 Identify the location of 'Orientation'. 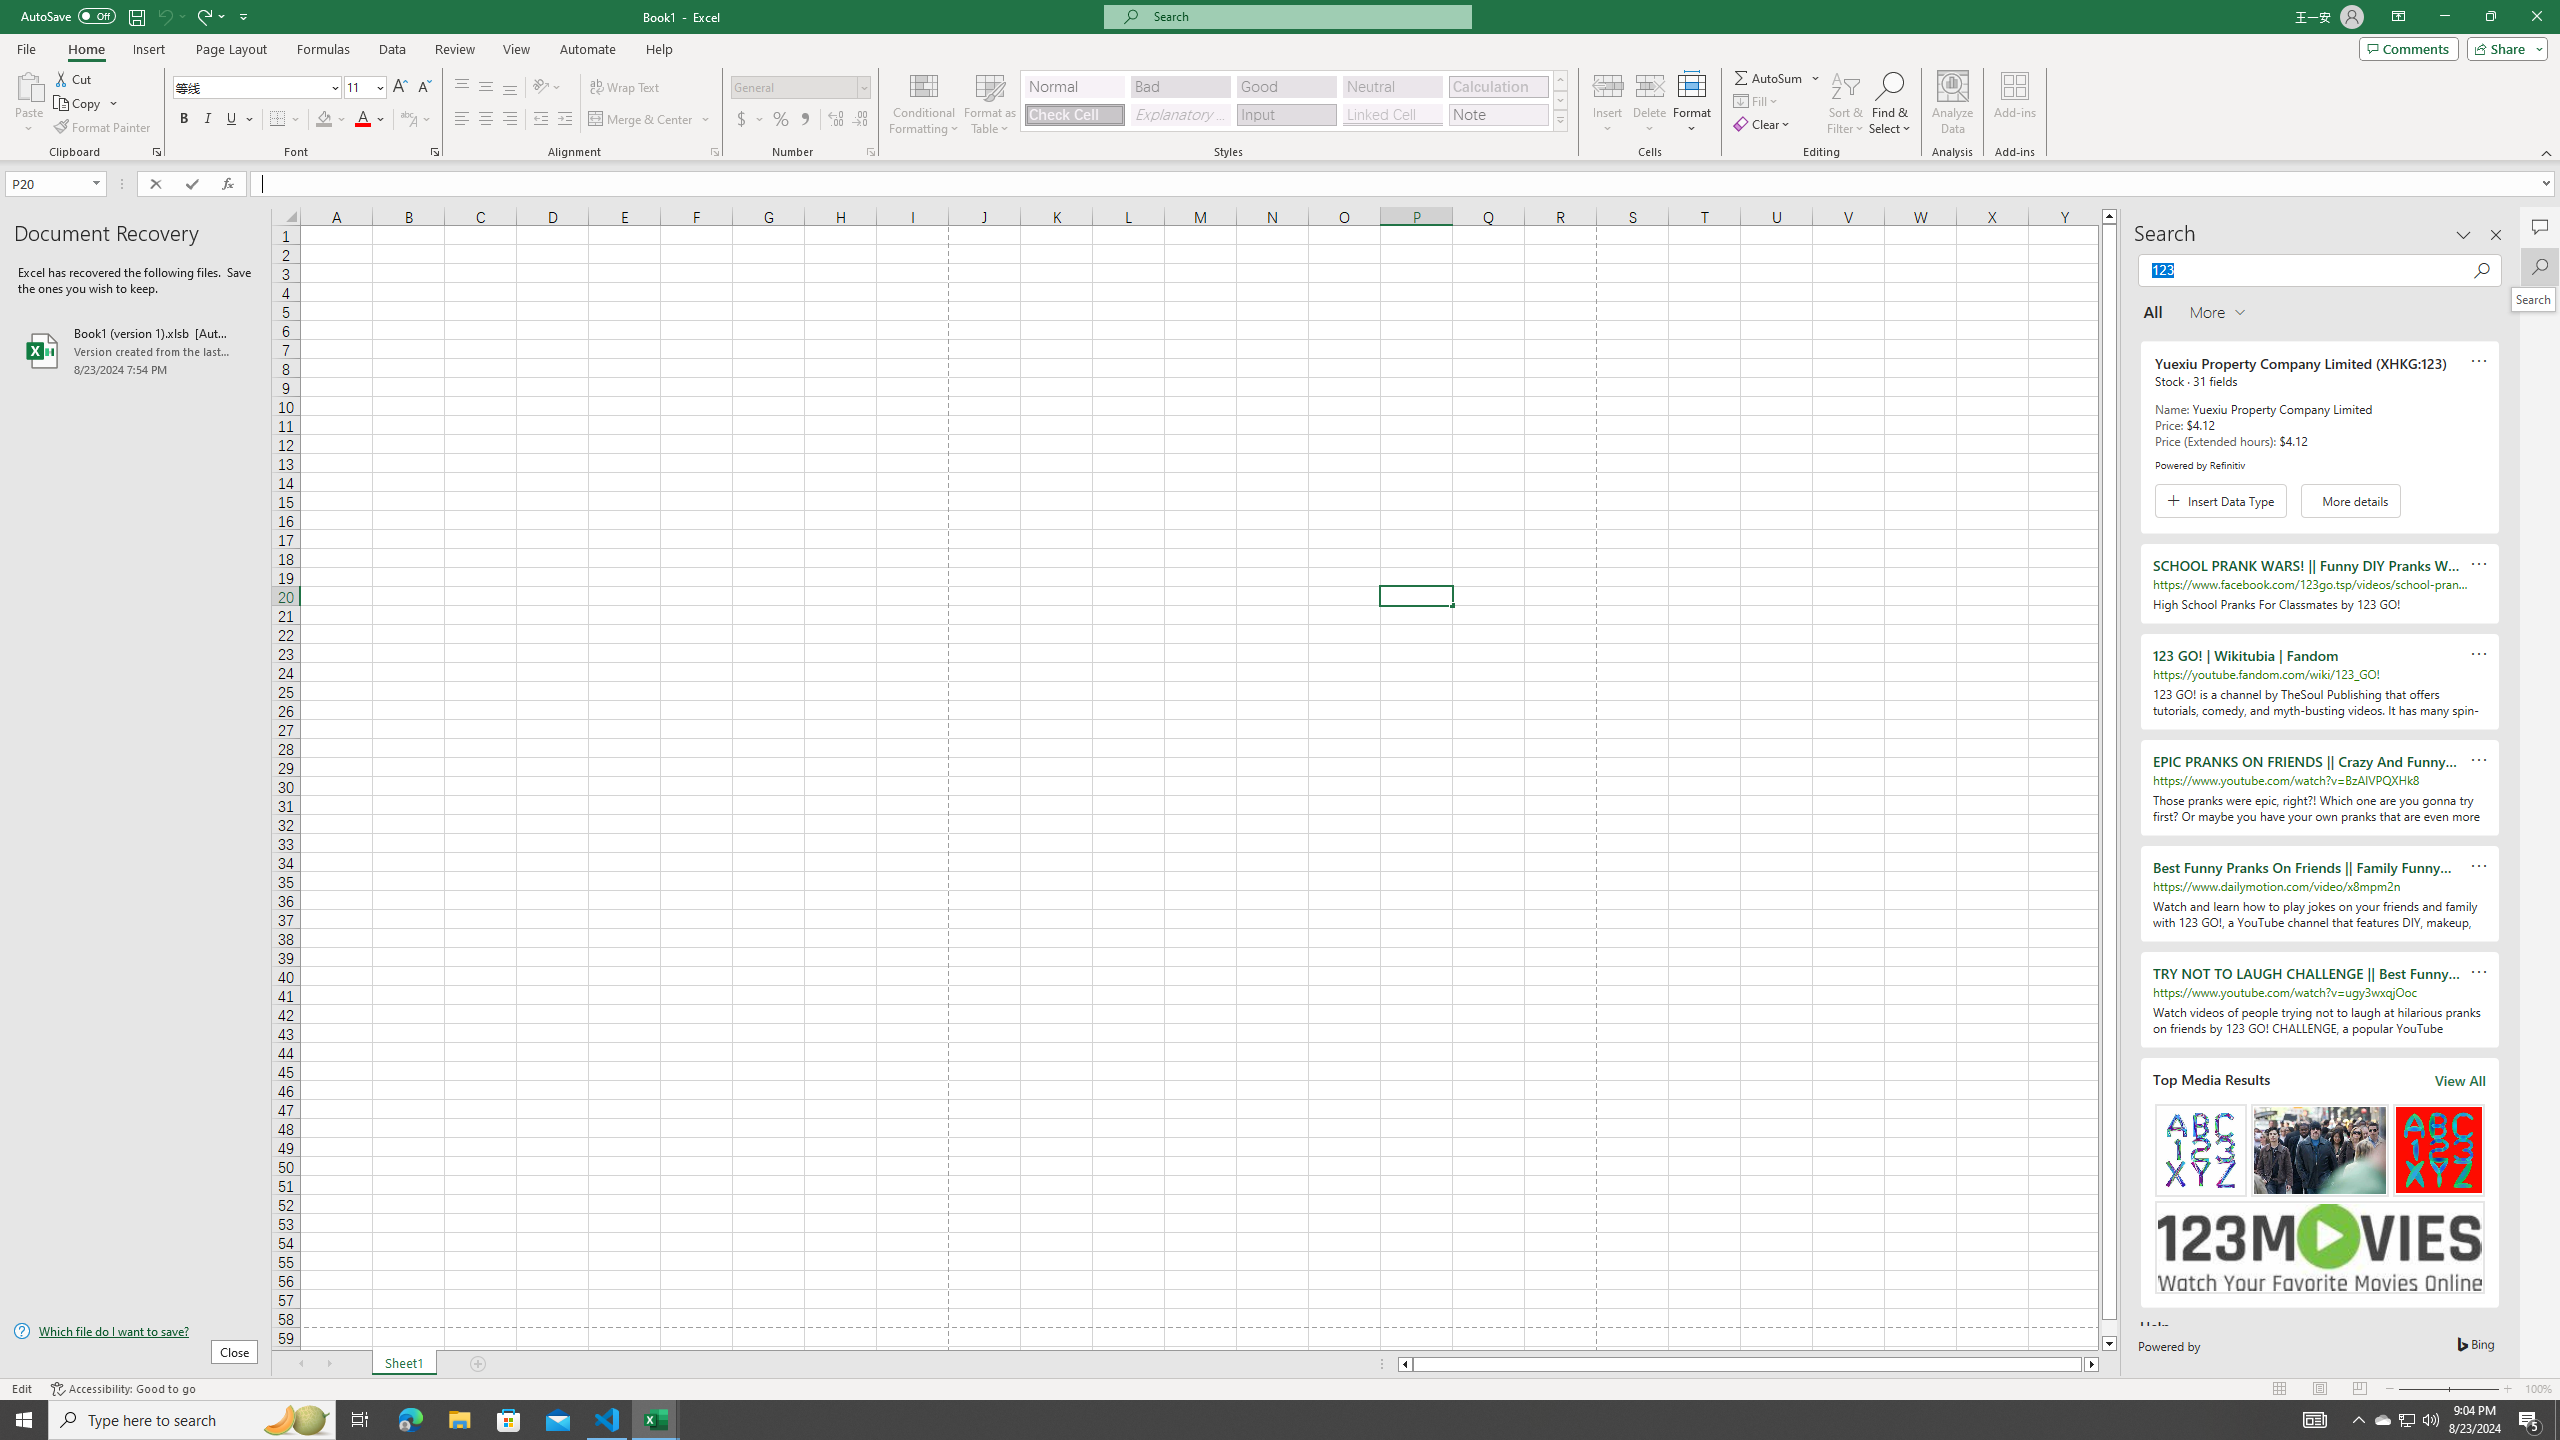
(546, 87).